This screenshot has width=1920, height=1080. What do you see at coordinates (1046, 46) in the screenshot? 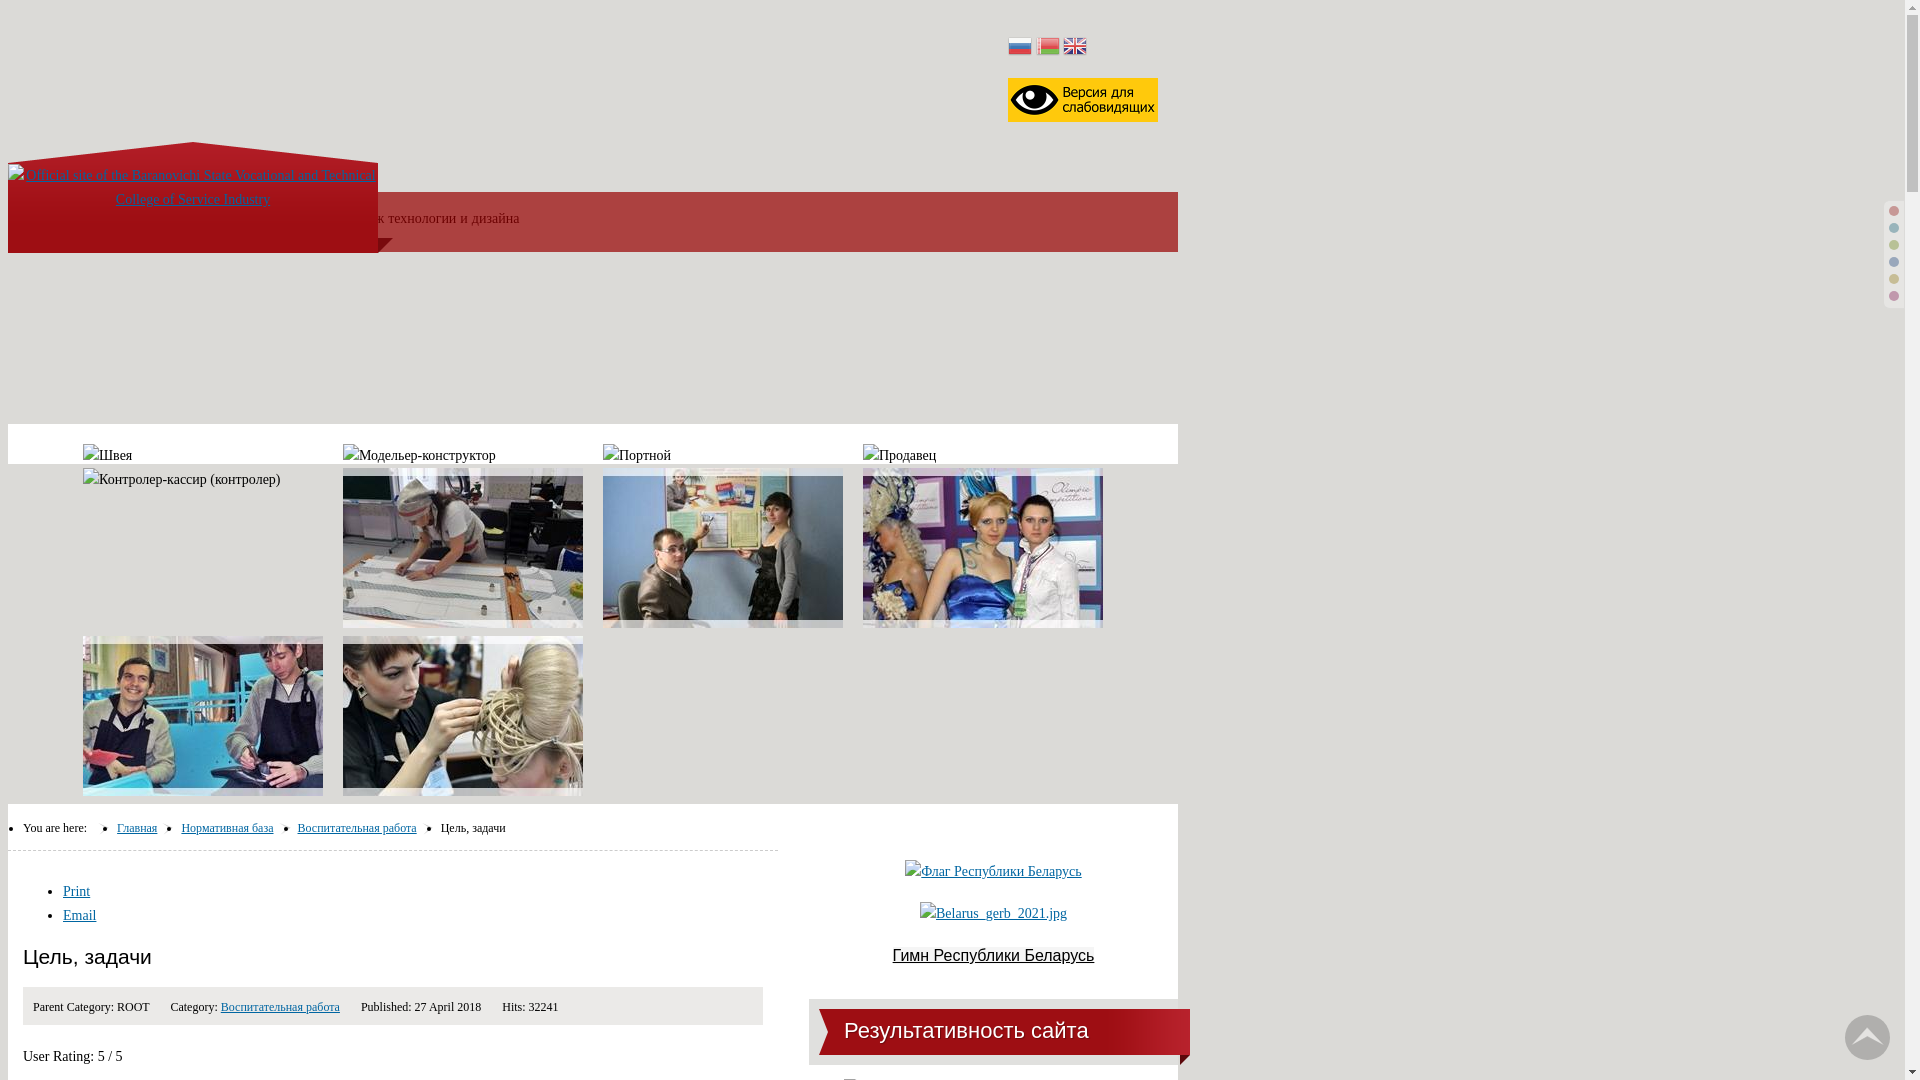
I see `'Belarusian'` at bounding box center [1046, 46].